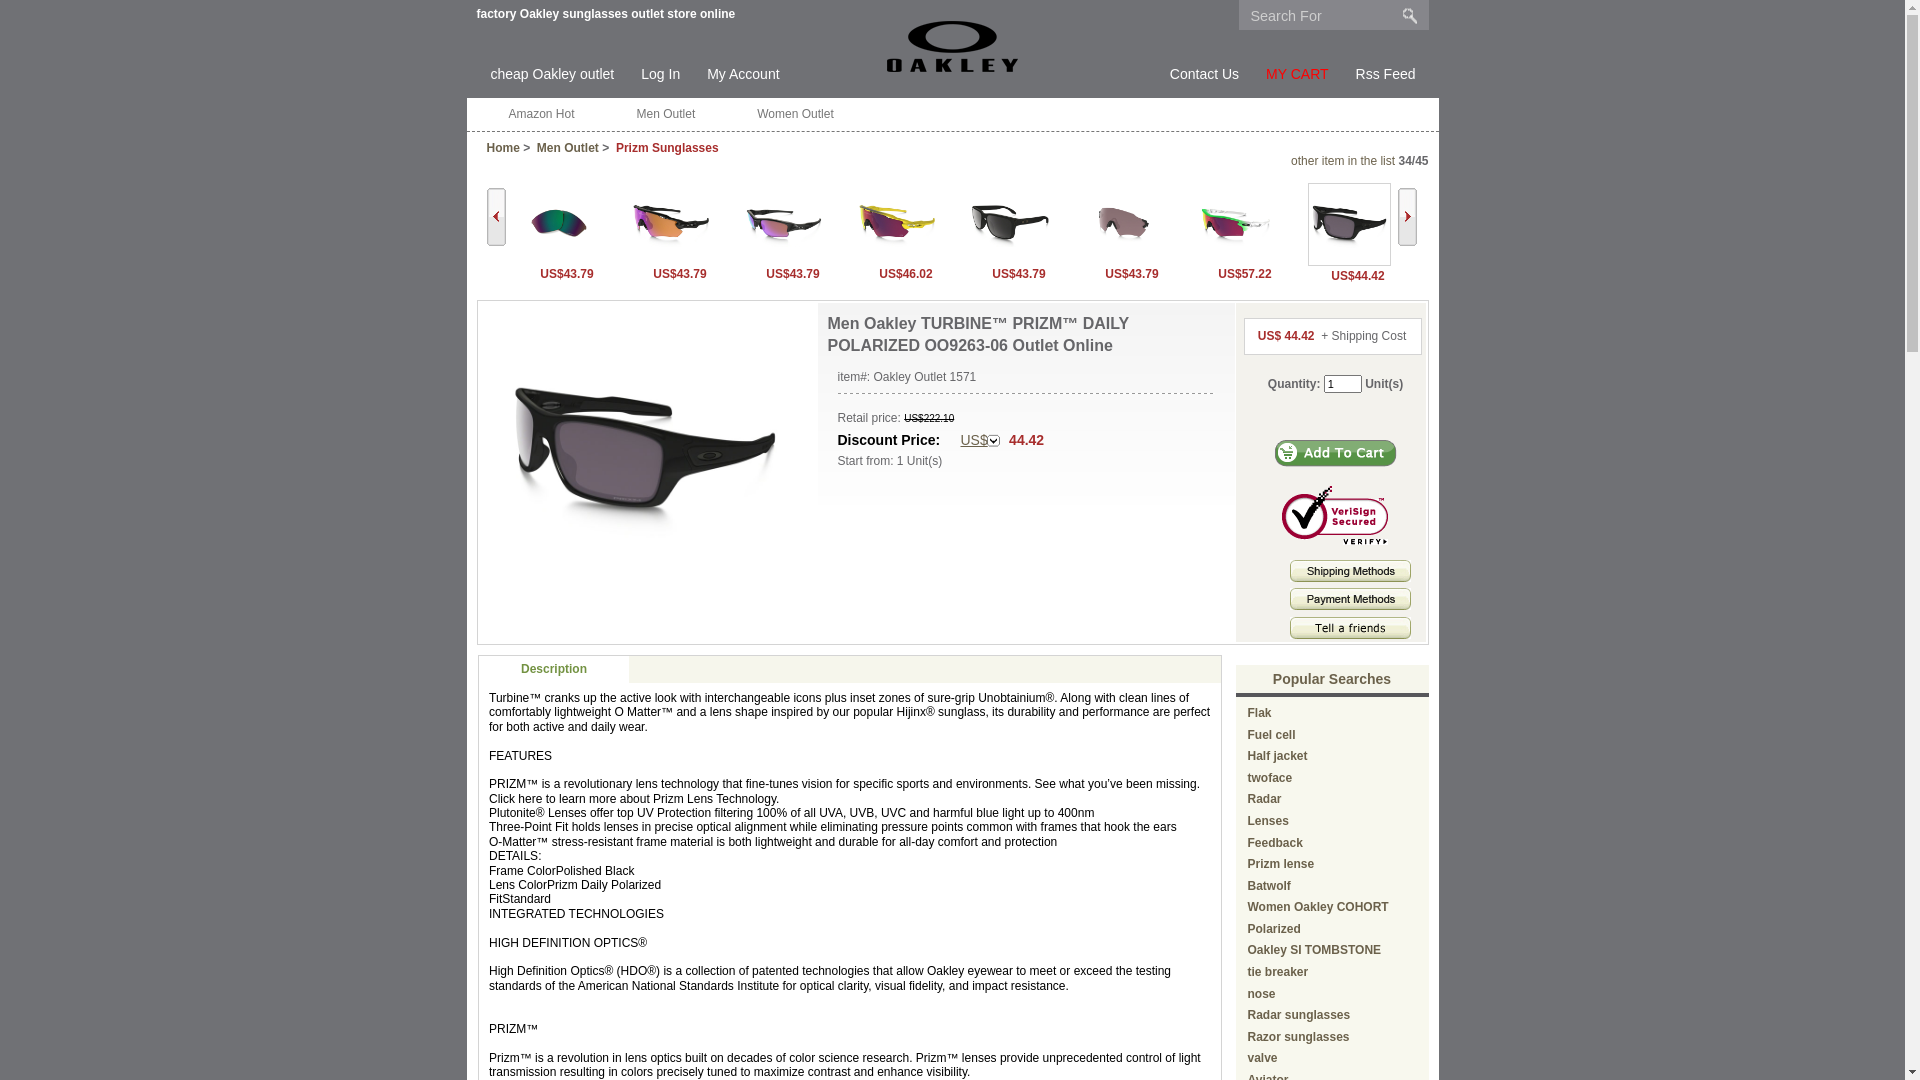  What do you see at coordinates (641, 73) in the screenshot?
I see `'Log In'` at bounding box center [641, 73].